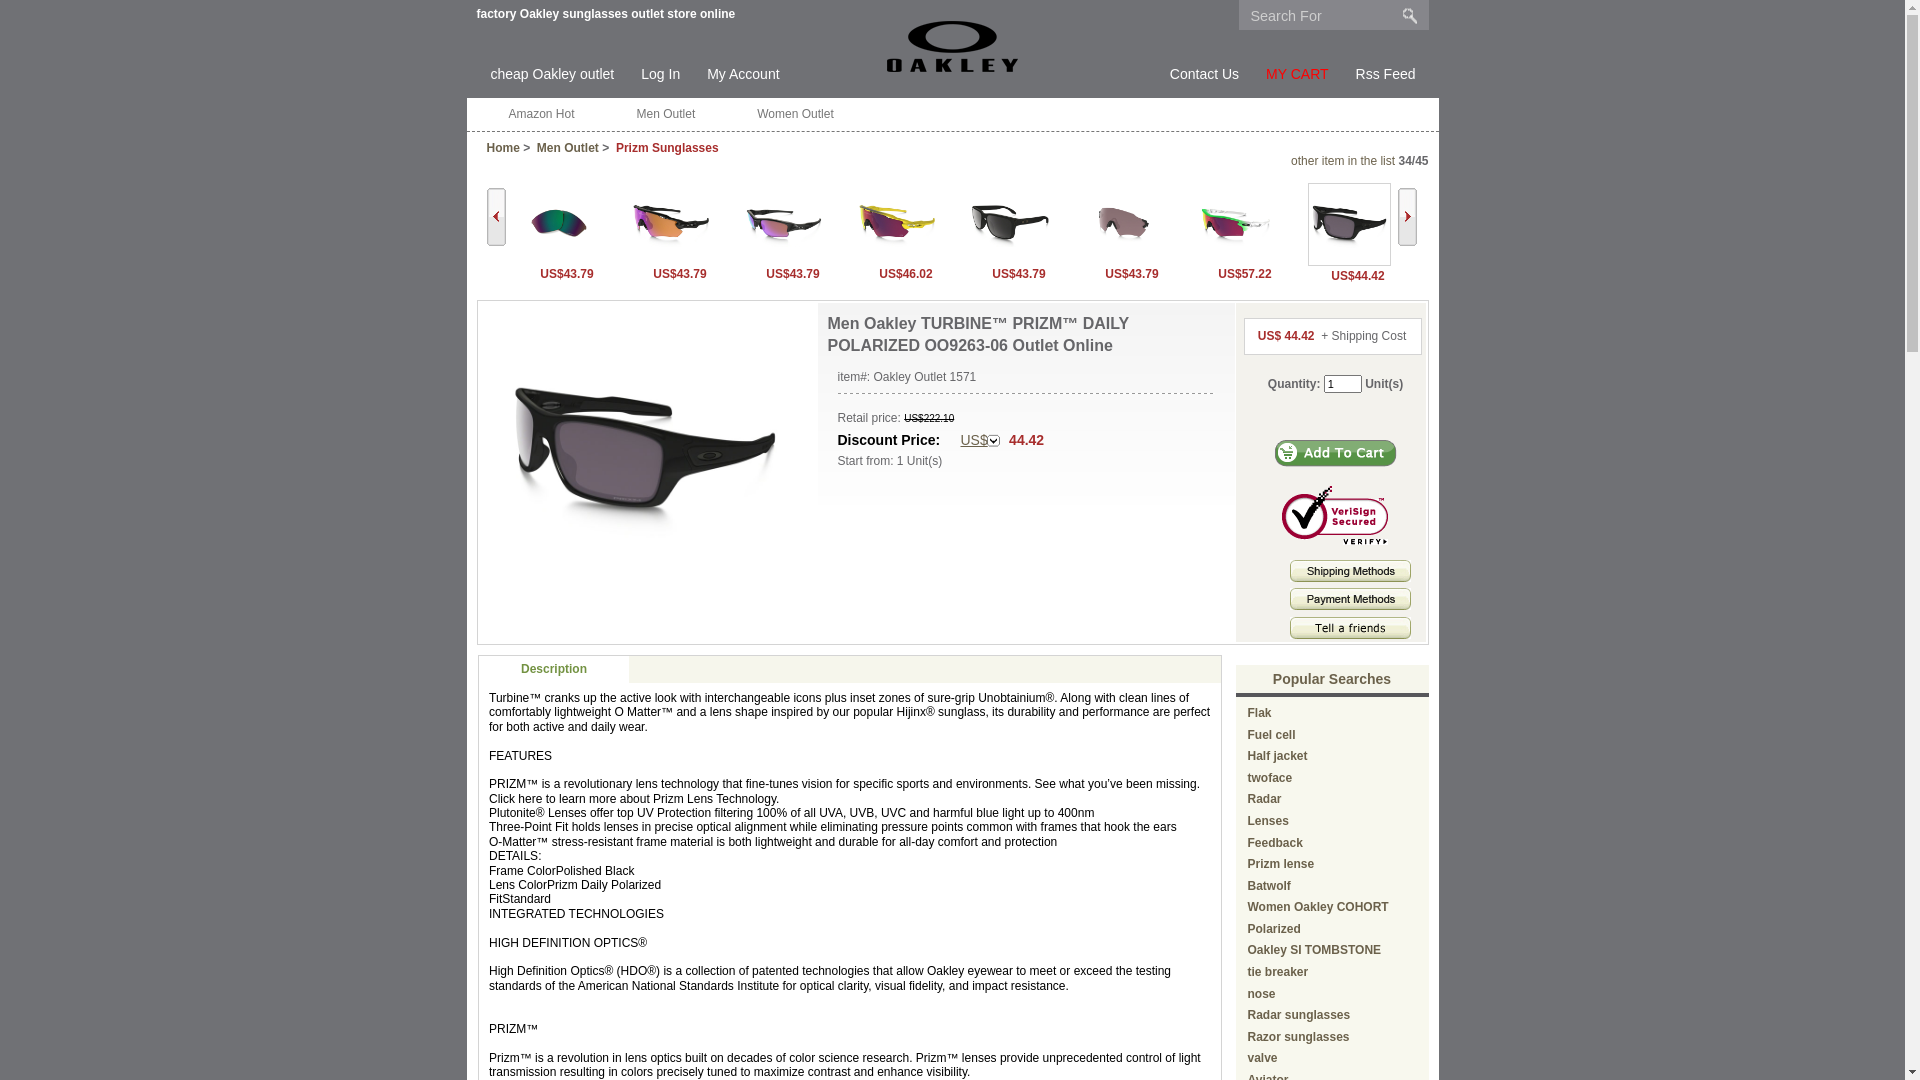  What do you see at coordinates (641, 73) in the screenshot?
I see `'Log In'` at bounding box center [641, 73].